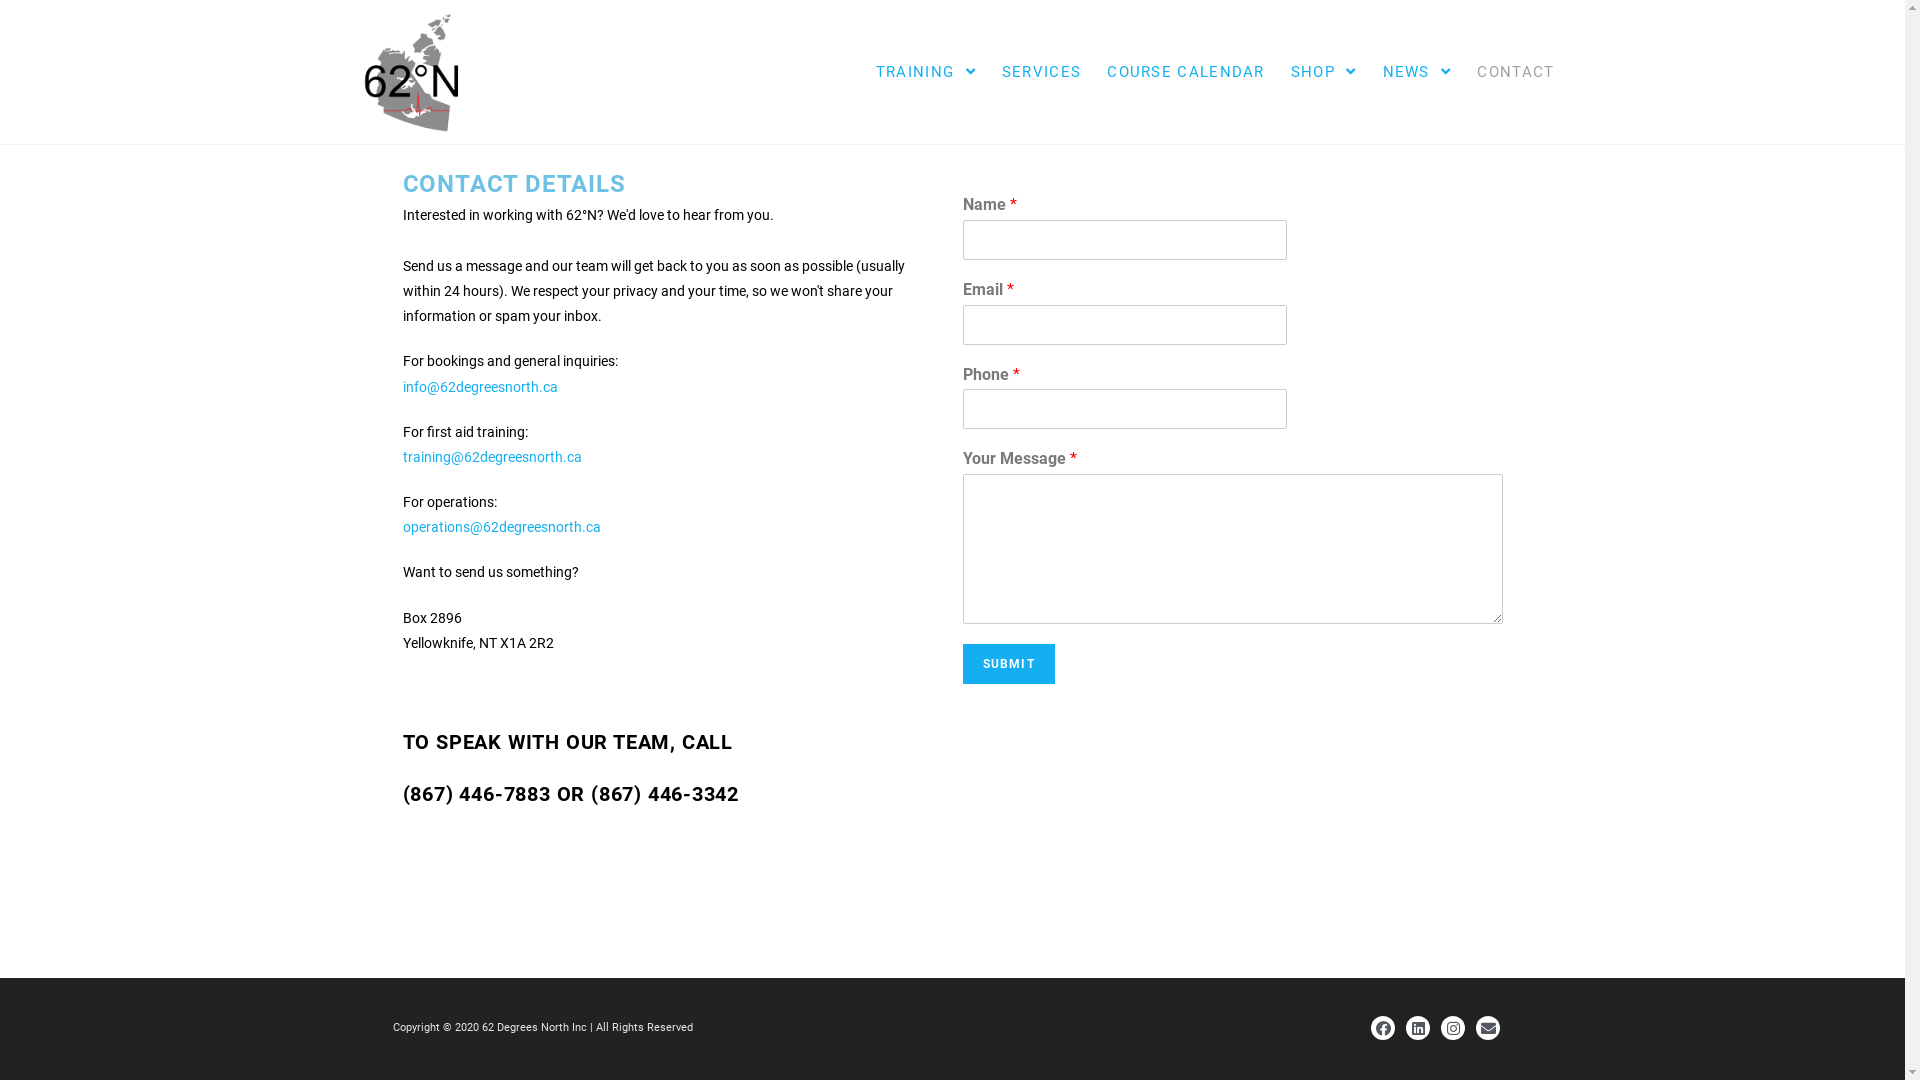  What do you see at coordinates (401, 526) in the screenshot?
I see `'operations@62degreesnorth.ca'` at bounding box center [401, 526].